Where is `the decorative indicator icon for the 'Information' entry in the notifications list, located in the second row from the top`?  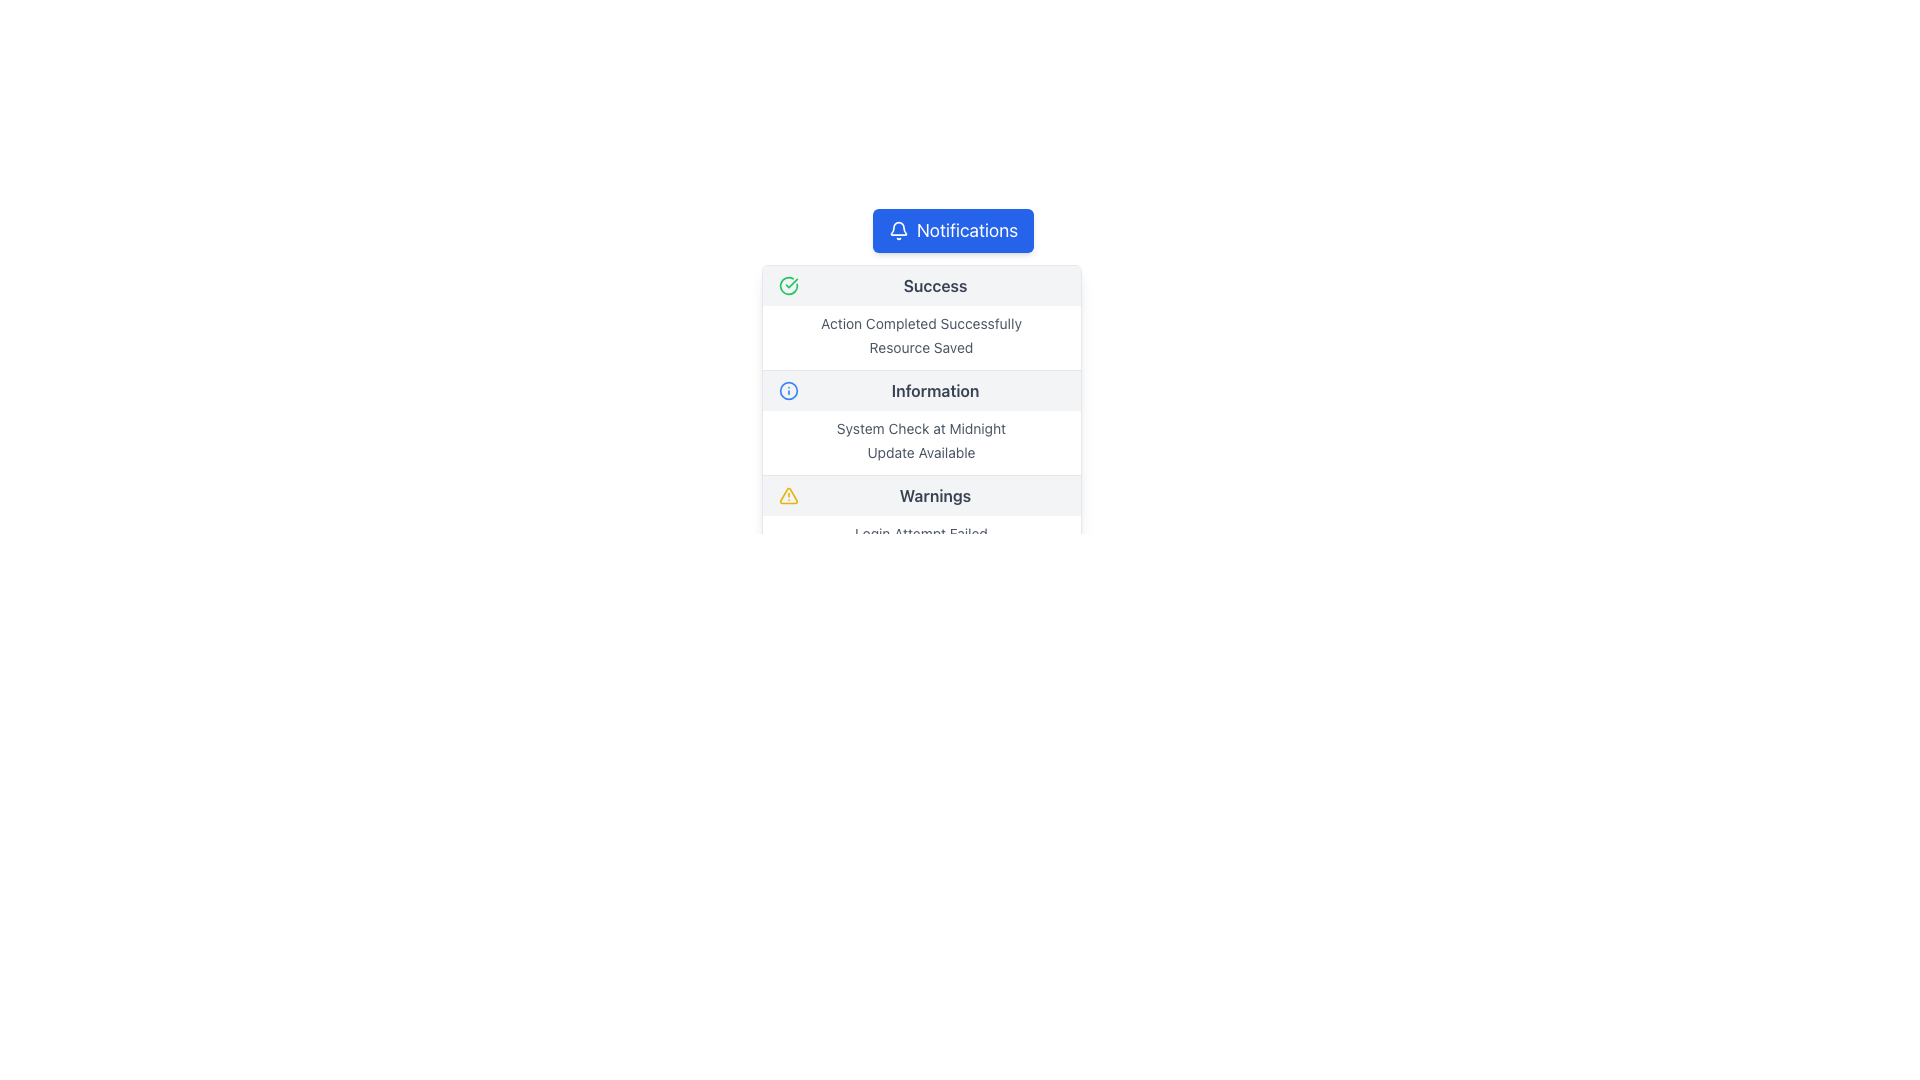 the decorative indicator icon for the 'Information' entry in the notifications list, located in the second row from the top is located at coordinates (787, 390).